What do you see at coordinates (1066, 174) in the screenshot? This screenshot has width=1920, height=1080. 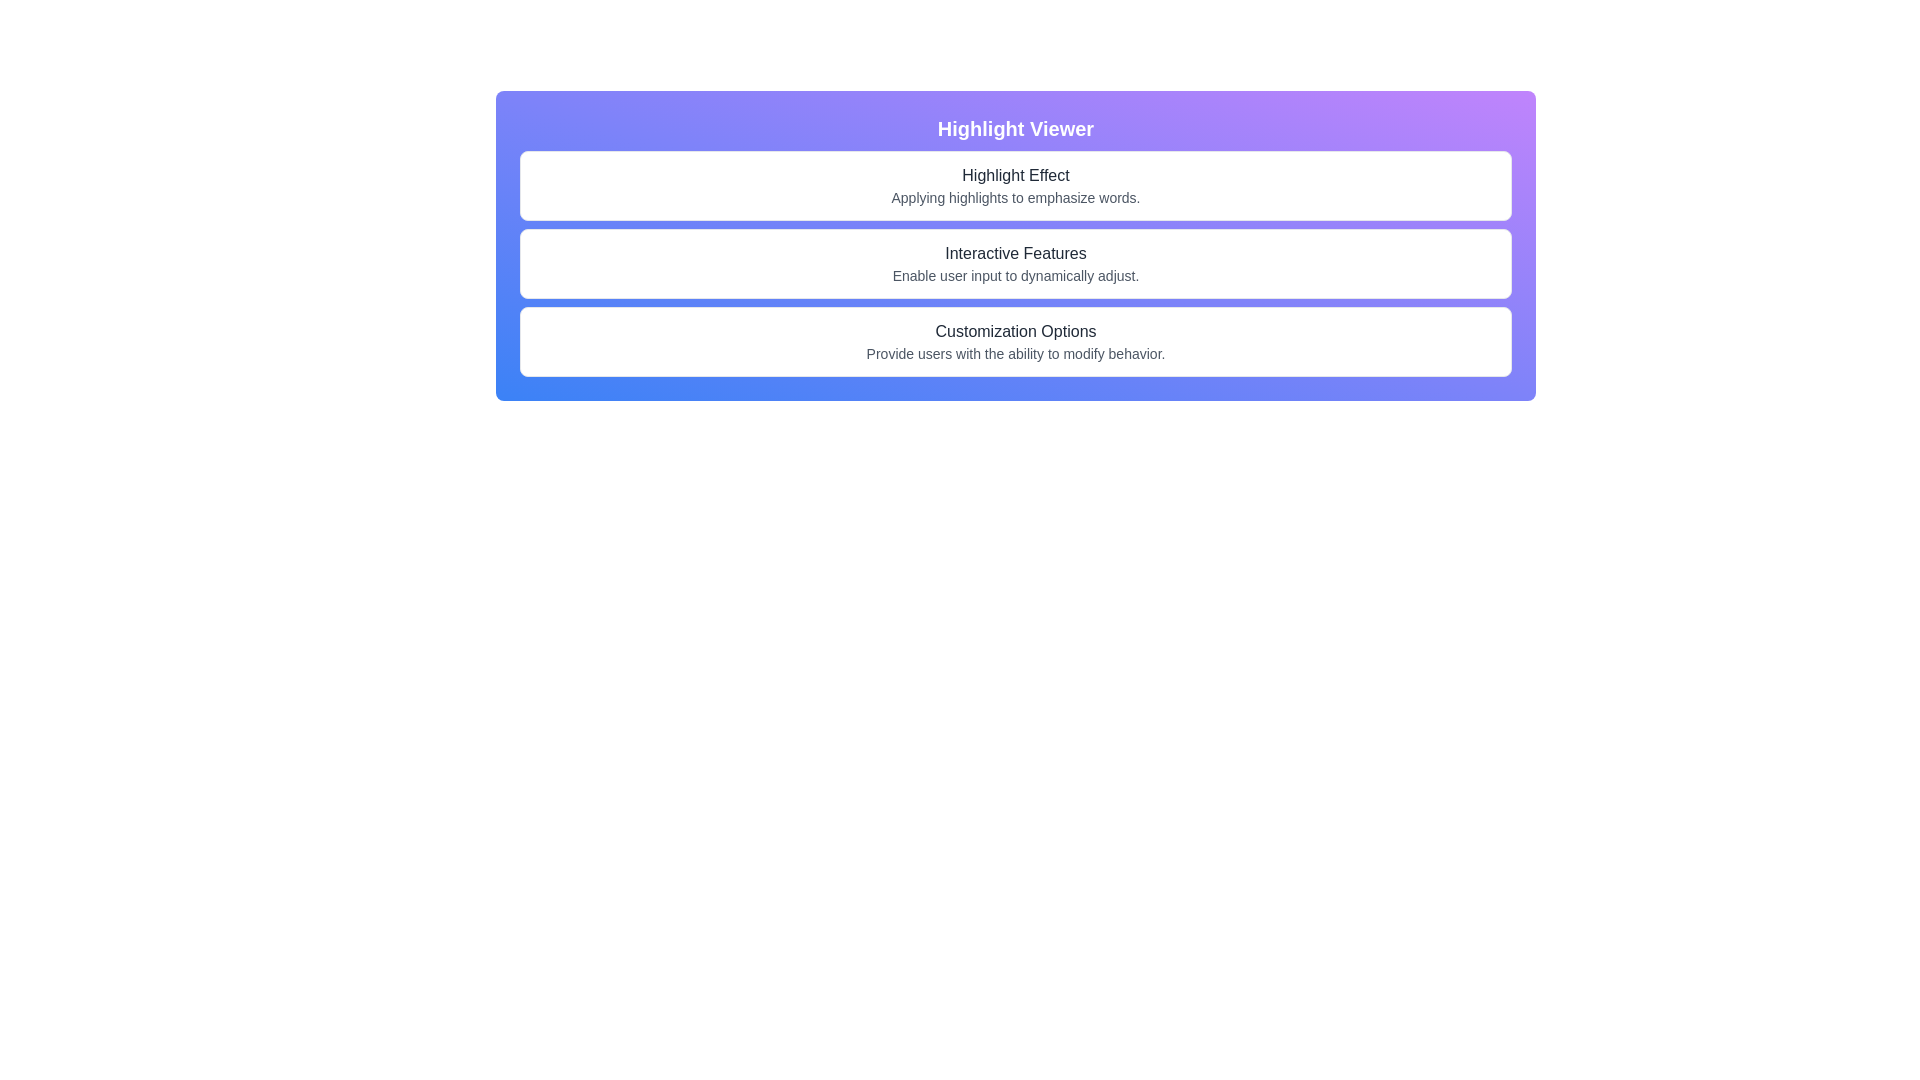 I see `the decorative text character, which is the last character of the word 'Effect' in the phrase 'Highlight Effect'` at bounding box center [1066, 174].